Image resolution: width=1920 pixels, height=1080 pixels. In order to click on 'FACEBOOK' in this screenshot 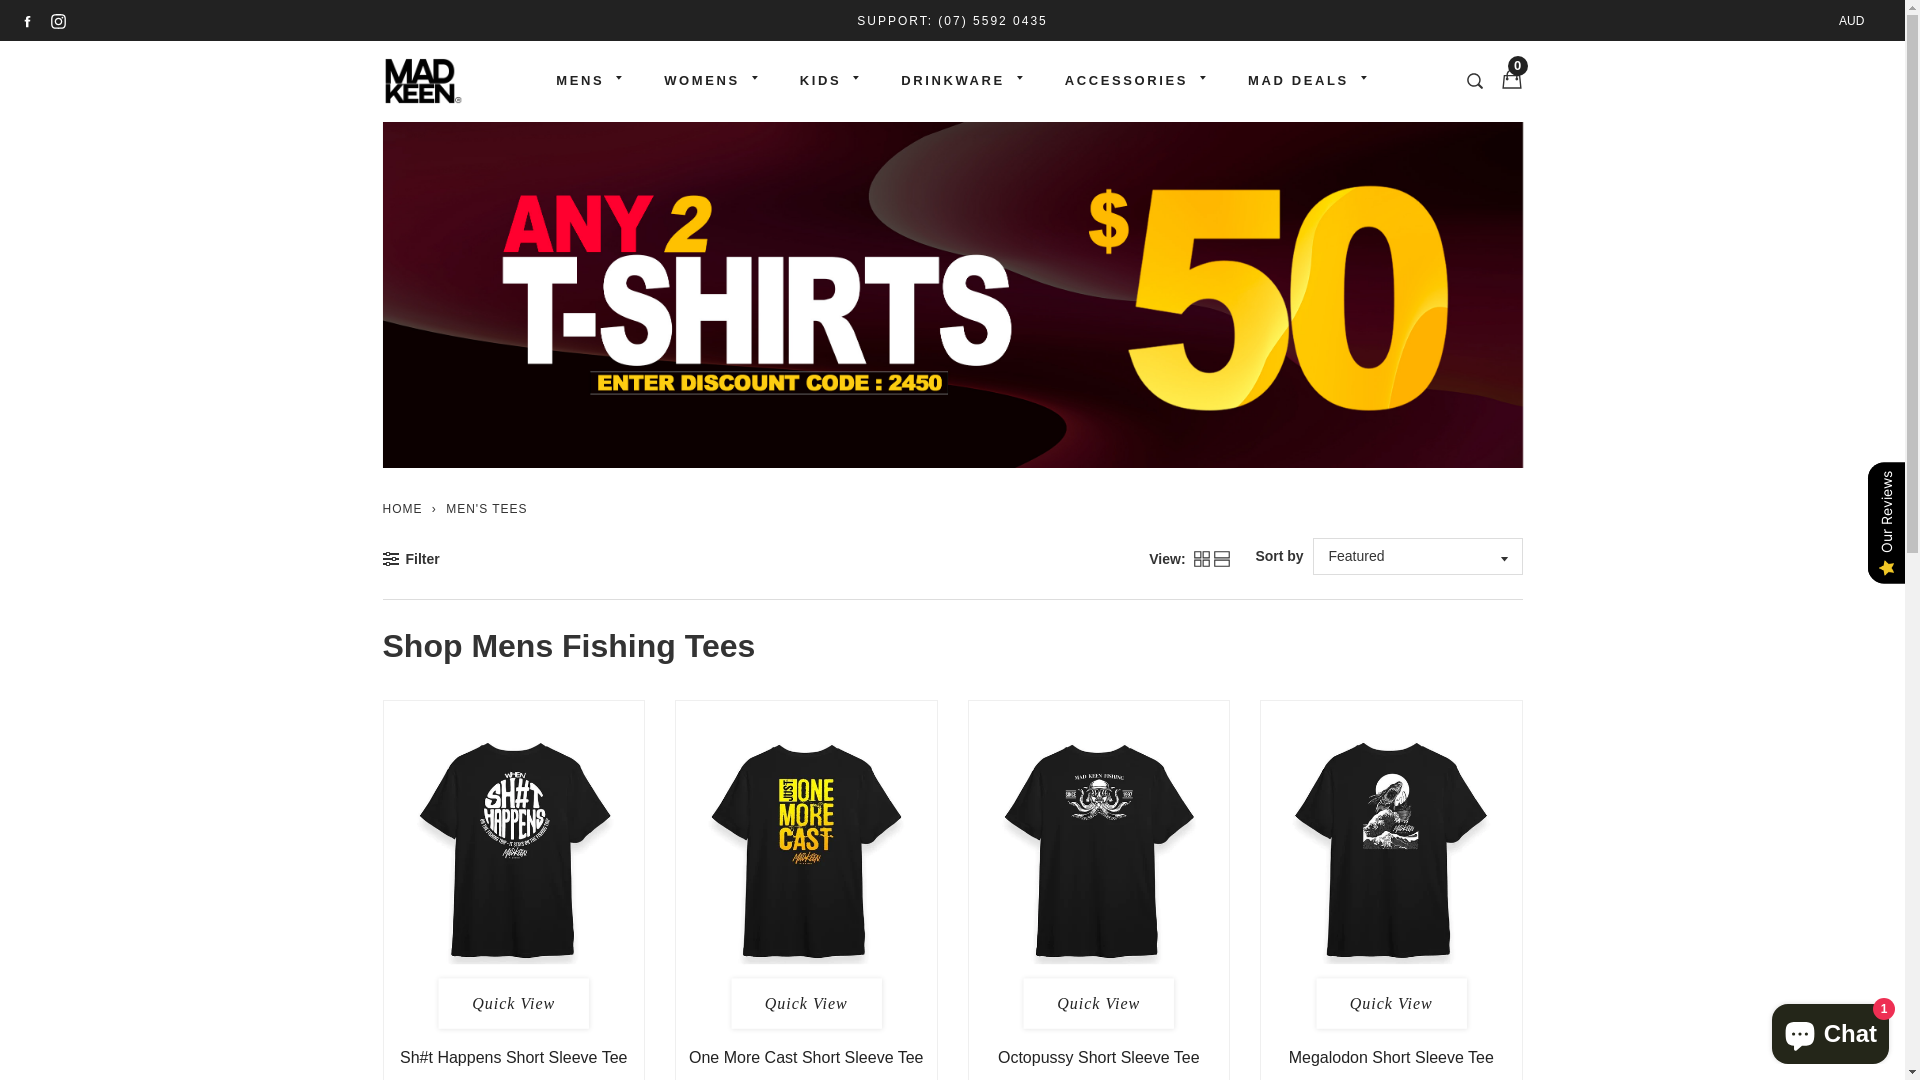, I will do `click(27, 20)`.